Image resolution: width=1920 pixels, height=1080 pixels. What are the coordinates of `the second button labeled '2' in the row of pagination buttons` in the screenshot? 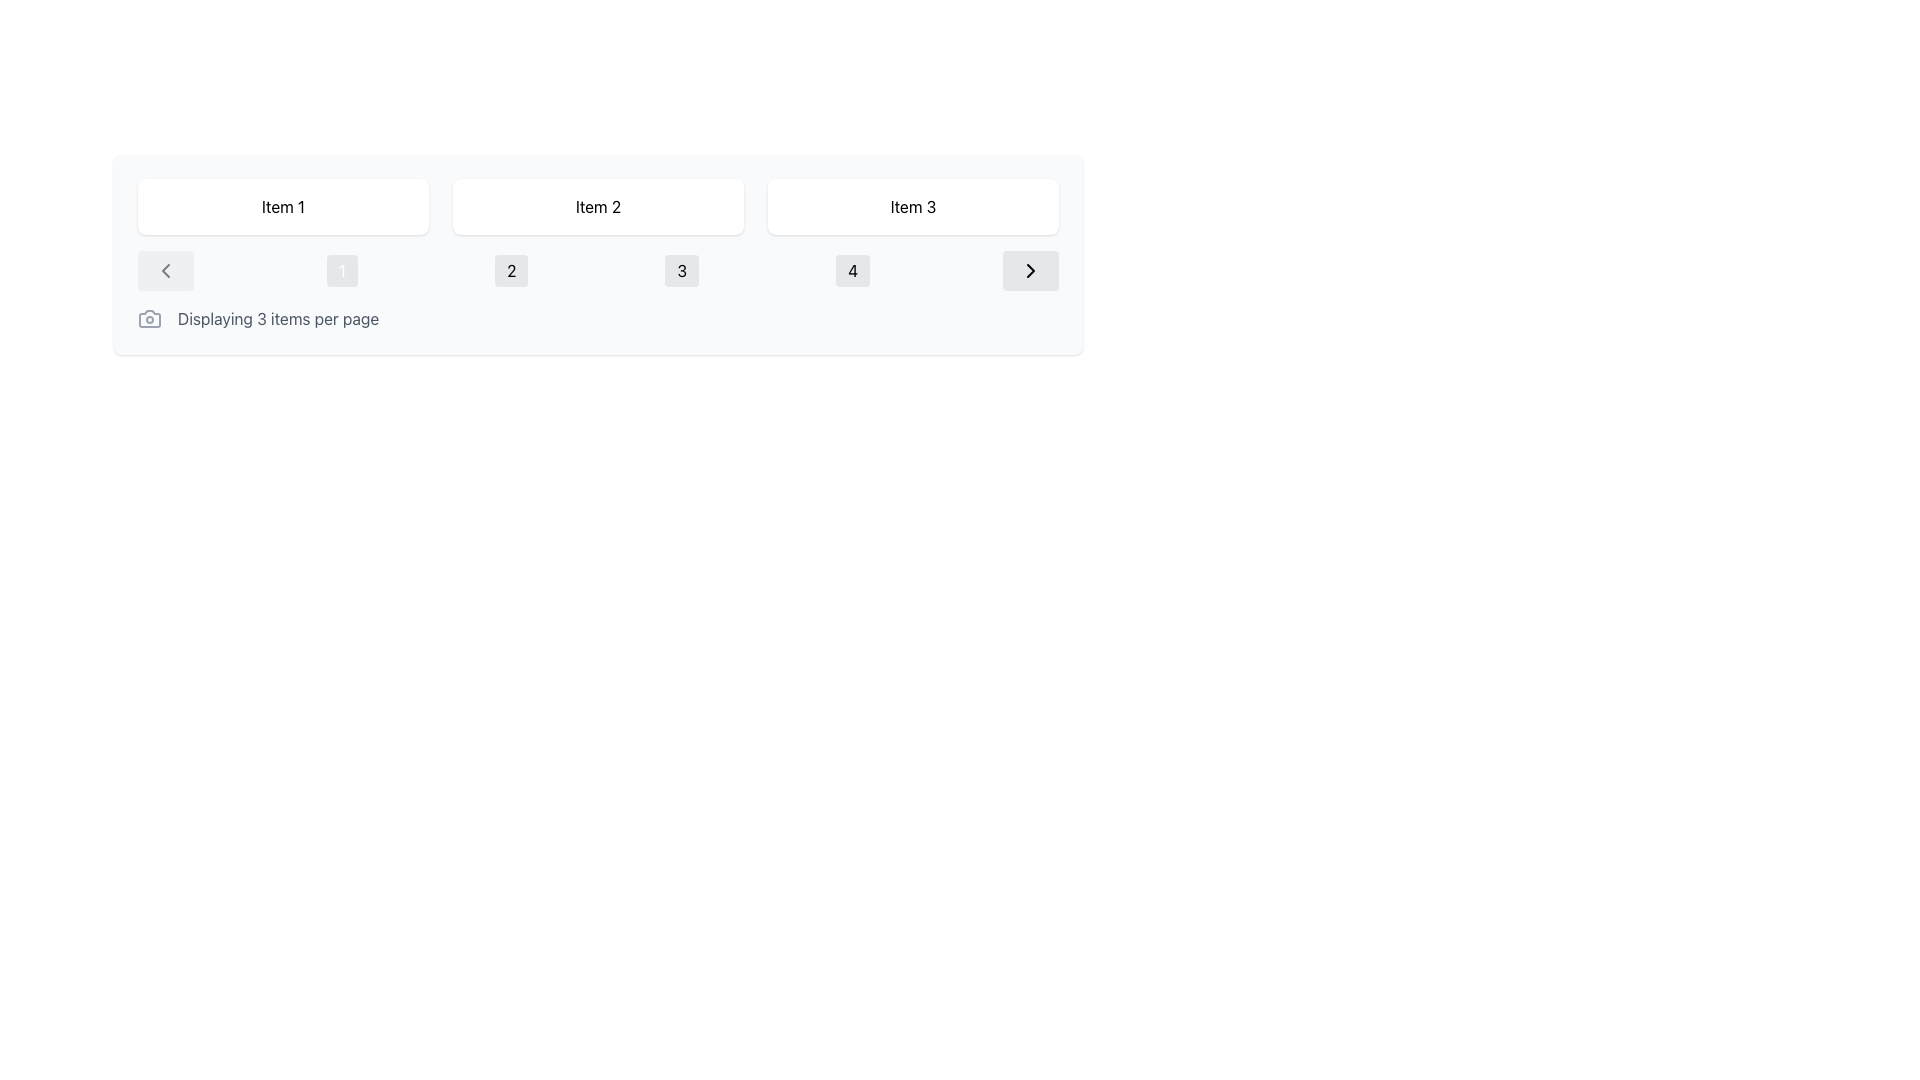 It's located at (511, 270).